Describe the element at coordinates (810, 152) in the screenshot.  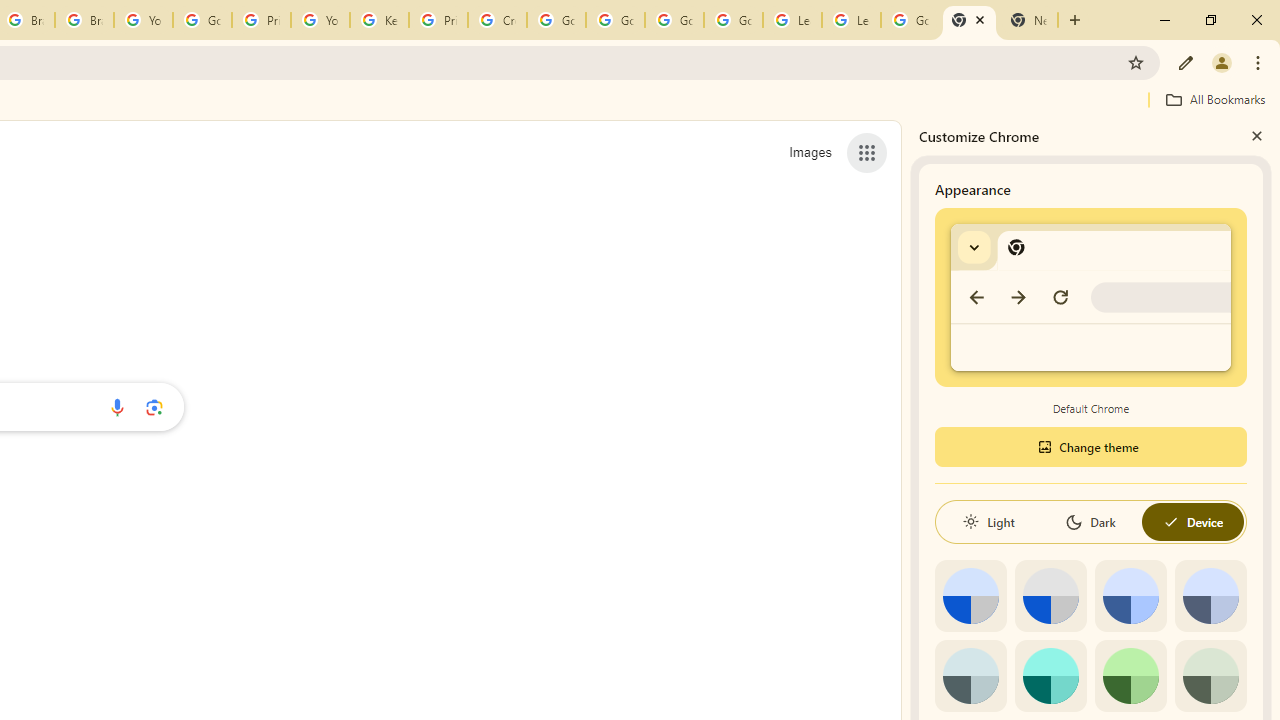
I see `'Search for Images '` at that location.